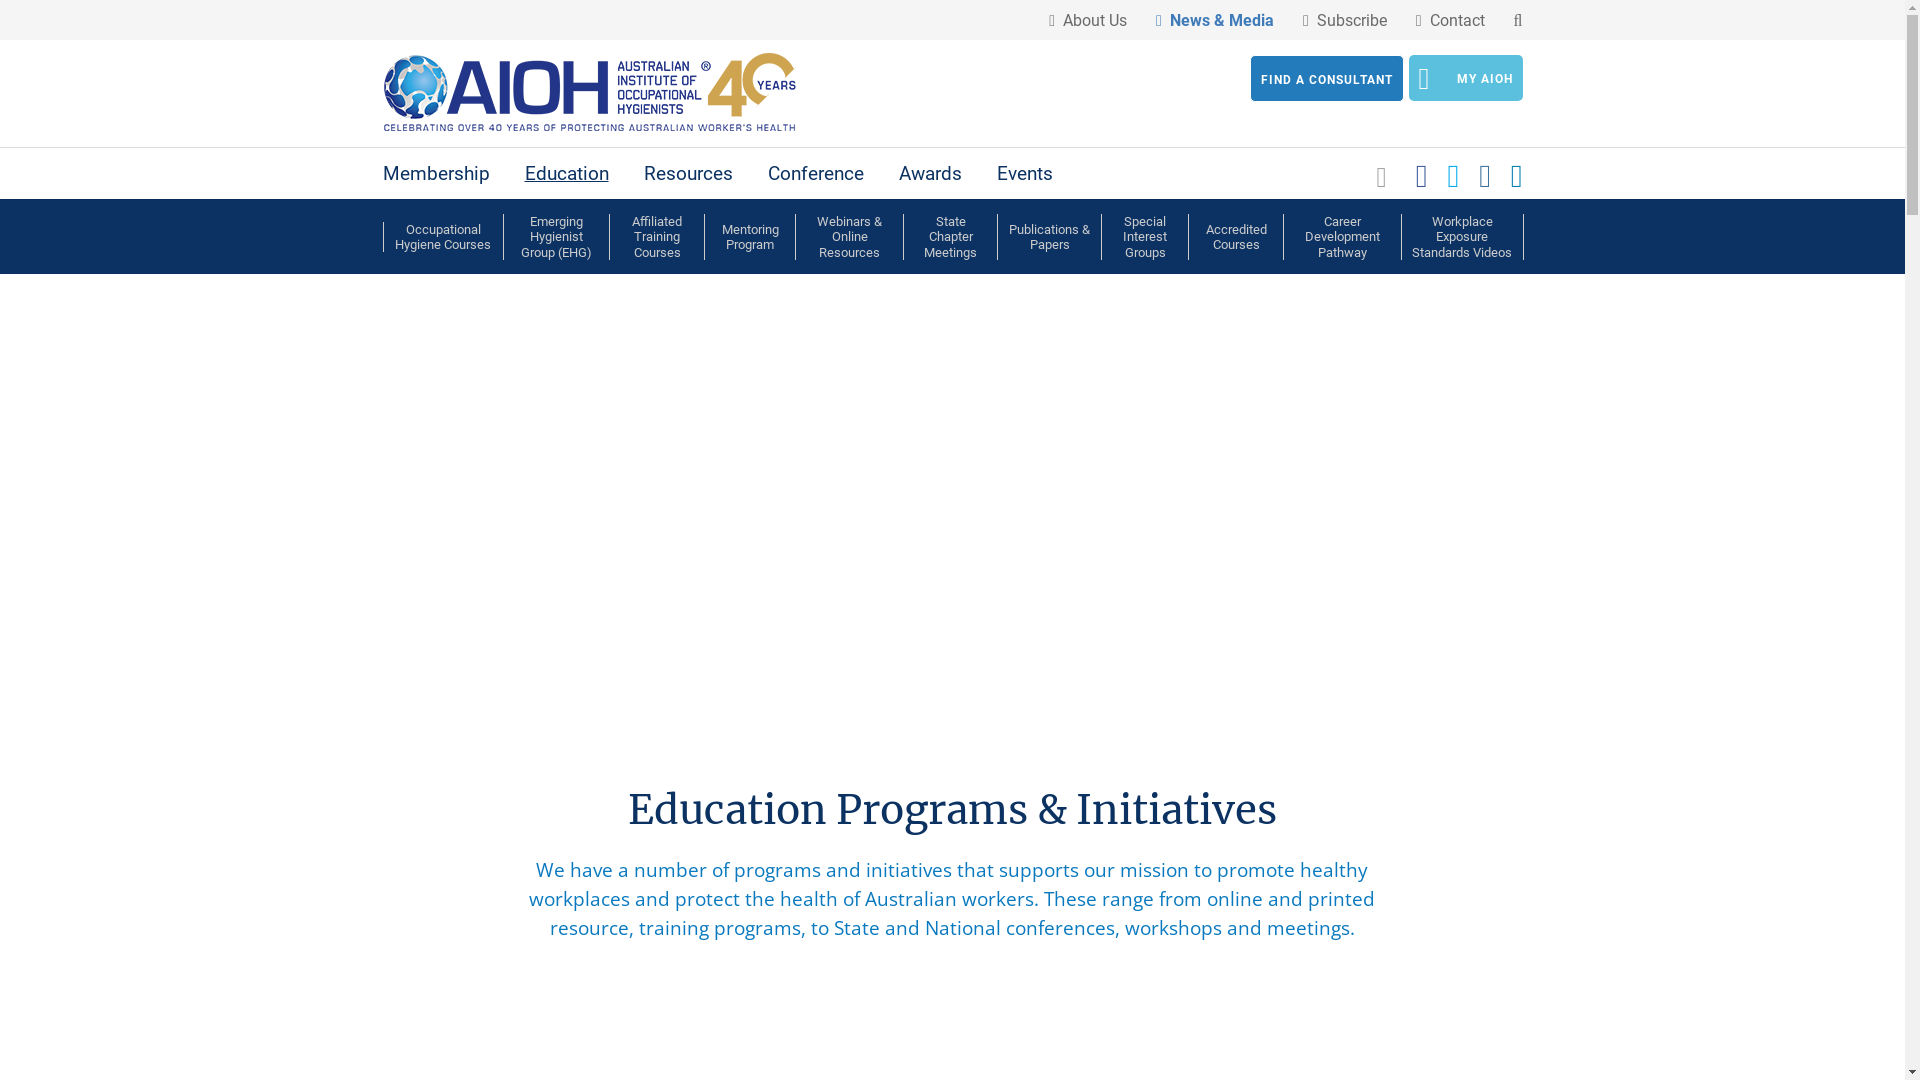  What do you see at coordinates (1450, 20) in the screenshot?
I see `'  Contact'` at bounding box center [1450, 20].